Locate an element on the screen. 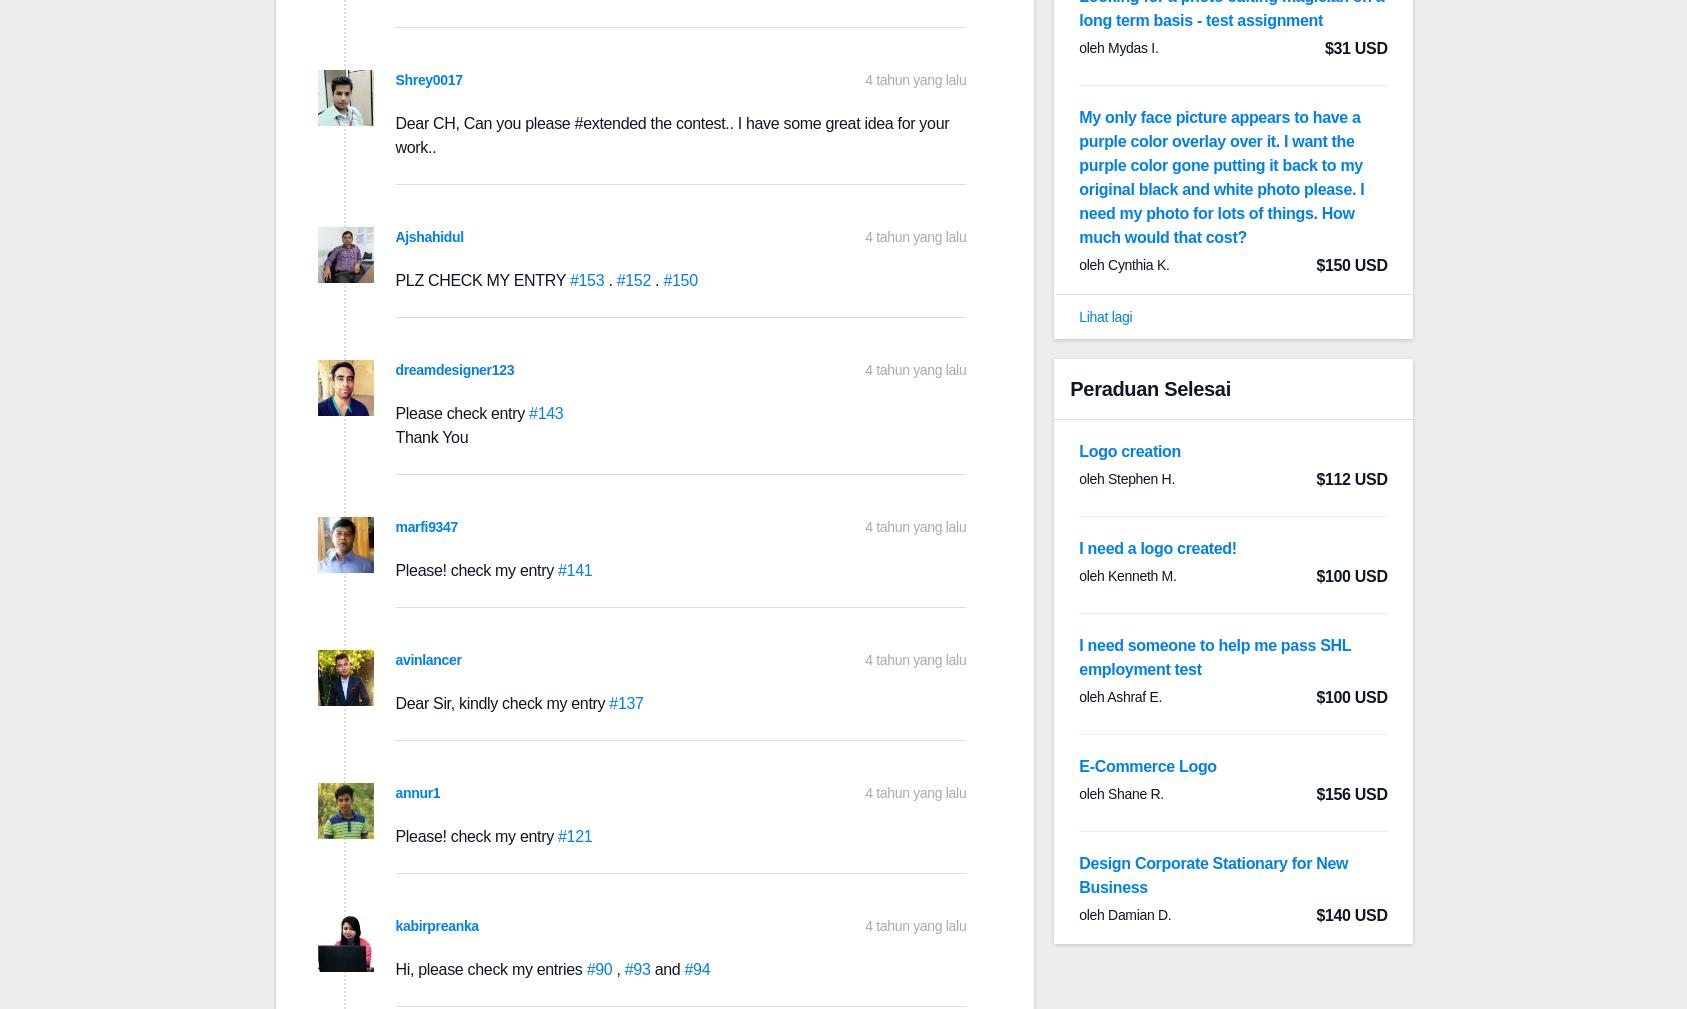 The height and width of the screenshot is (1009, 1687). '#93' is located at coordinates (624, 969).